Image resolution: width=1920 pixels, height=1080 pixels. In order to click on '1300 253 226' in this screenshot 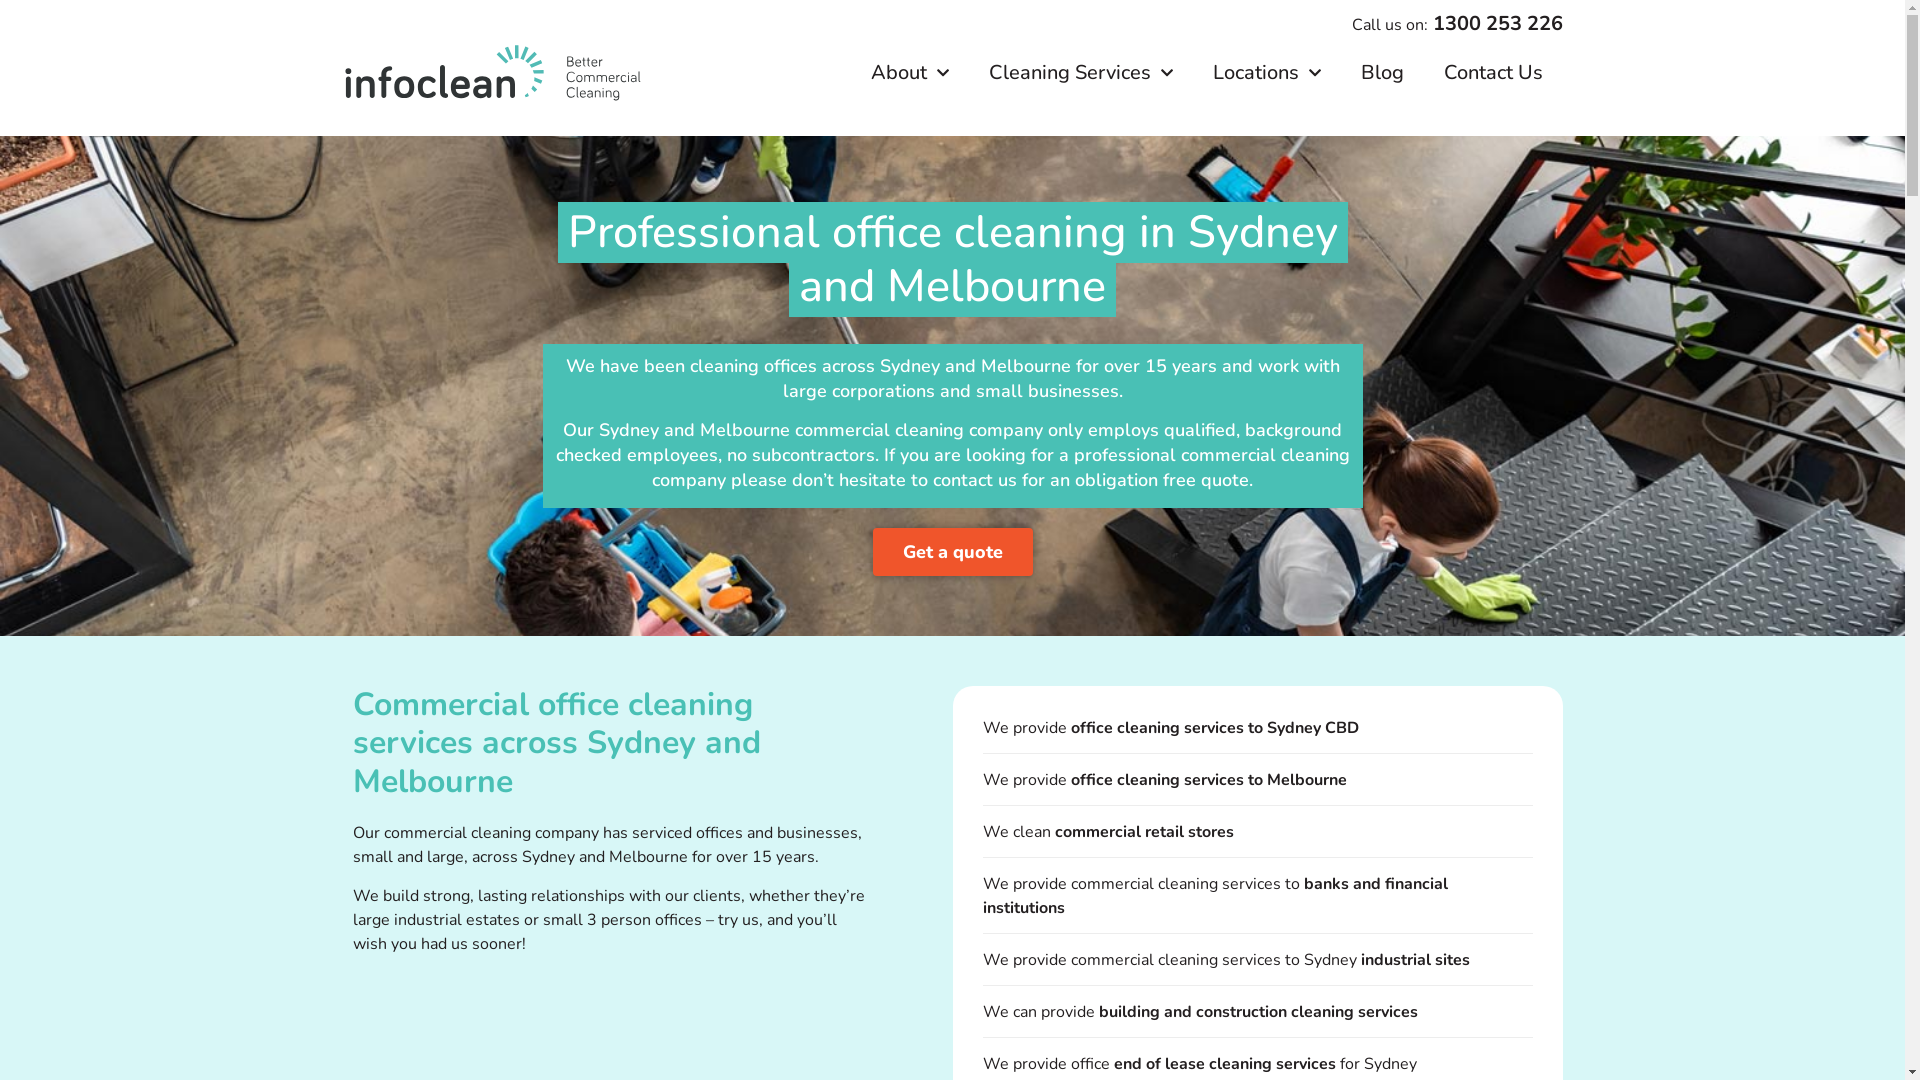, I will do `click(1430, 23)`.